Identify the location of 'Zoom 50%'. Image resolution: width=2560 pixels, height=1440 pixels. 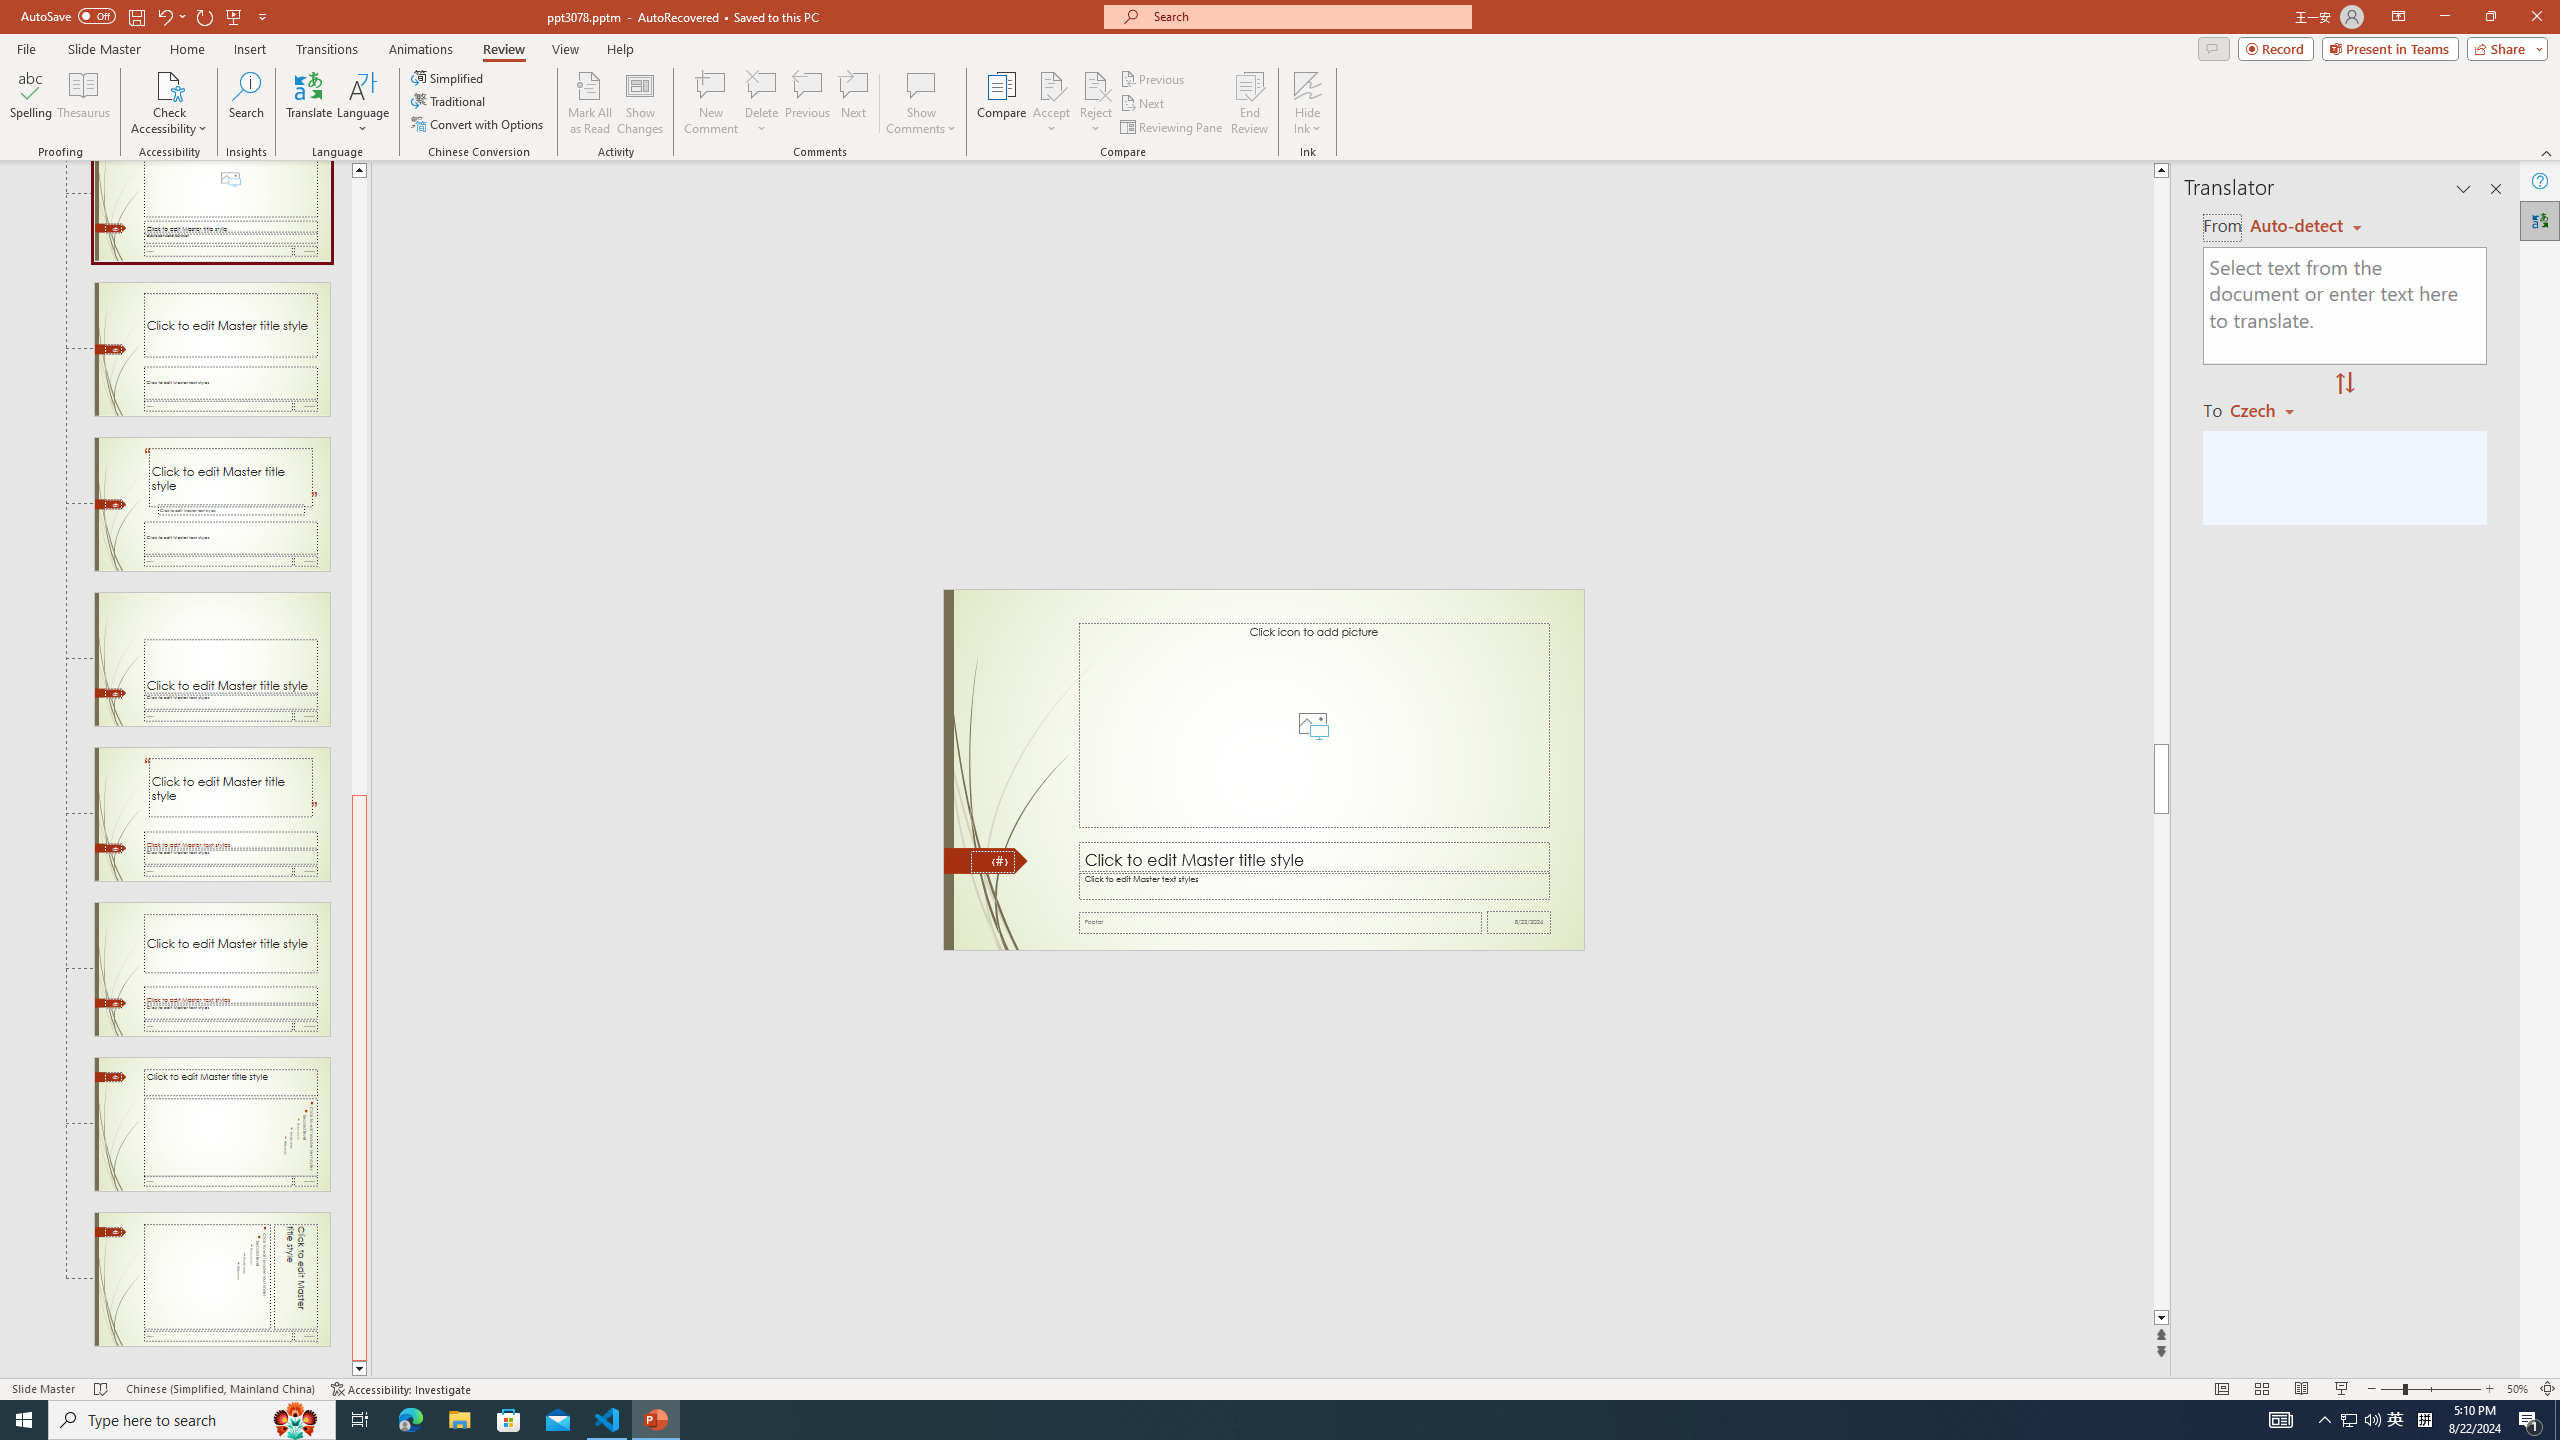
(2516, 1389).